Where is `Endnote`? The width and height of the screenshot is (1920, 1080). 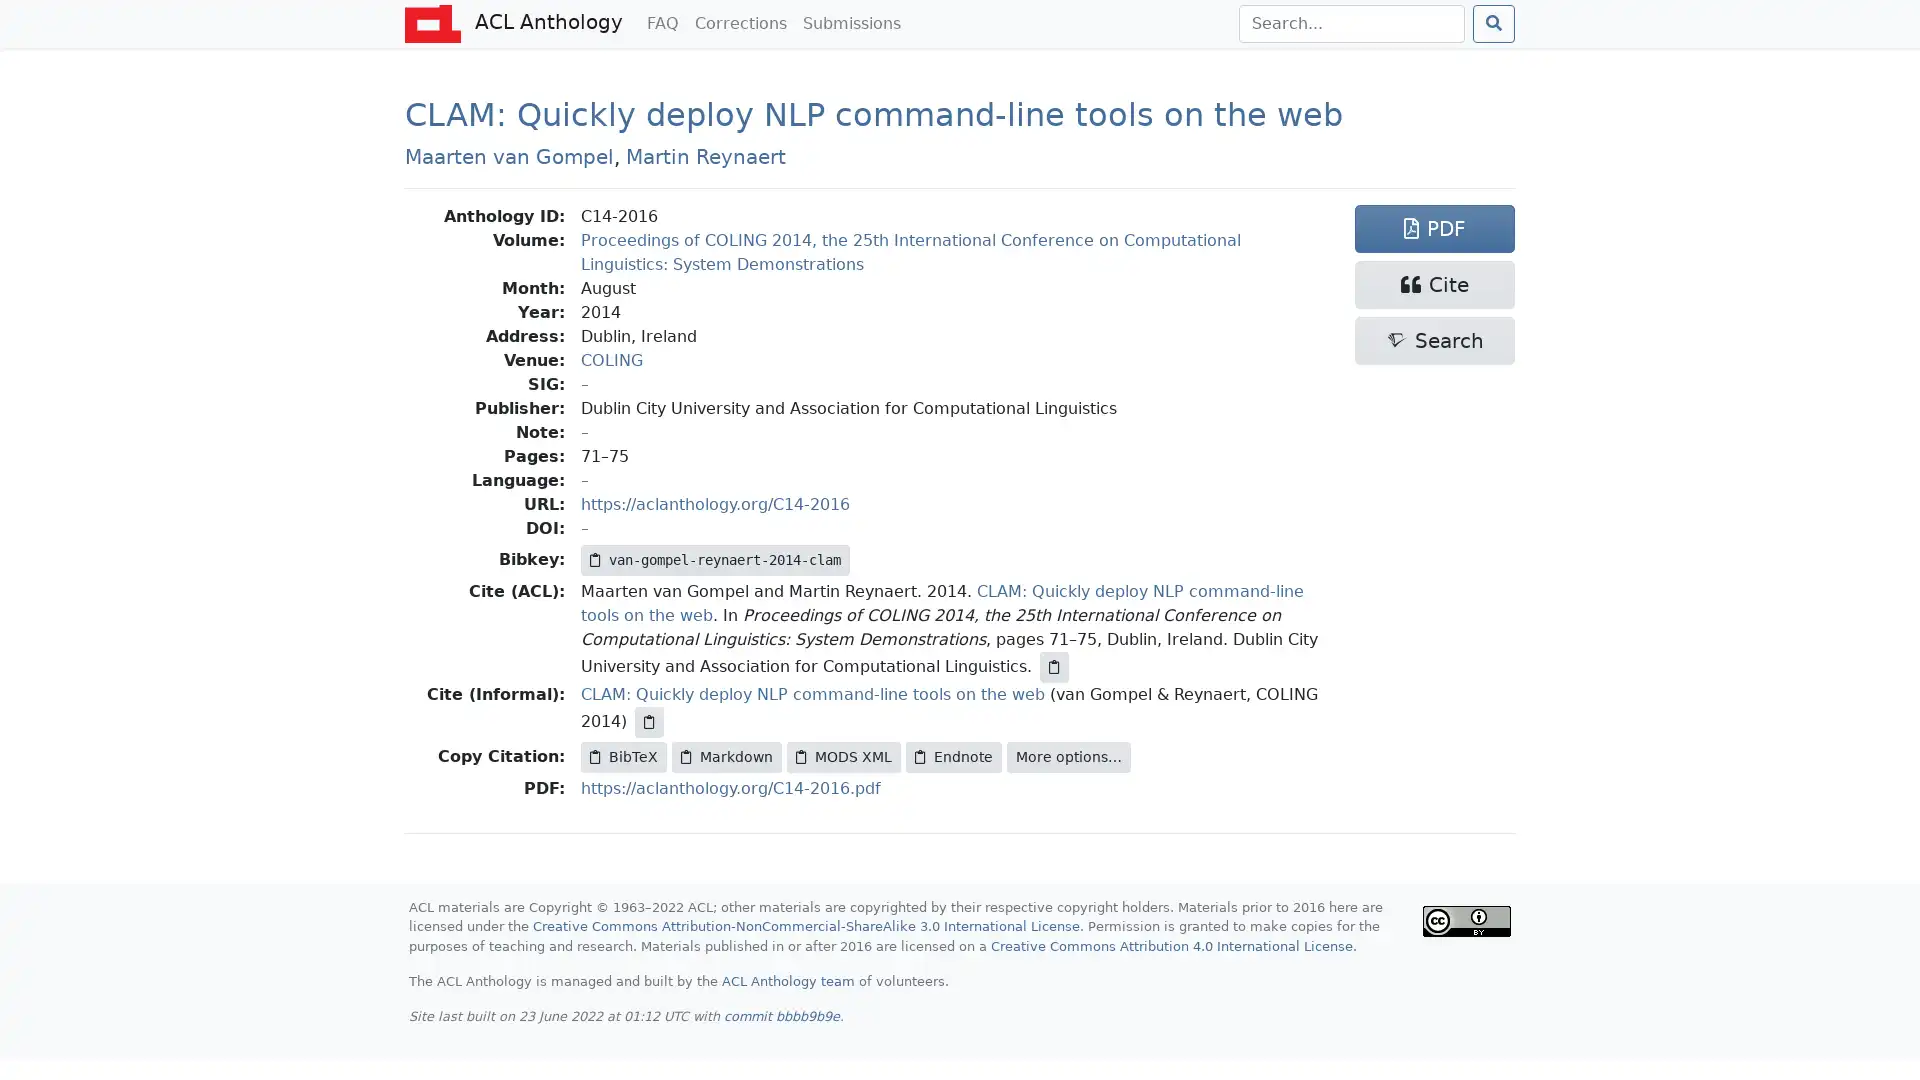
Endnote is located at coordinates (953, 757).